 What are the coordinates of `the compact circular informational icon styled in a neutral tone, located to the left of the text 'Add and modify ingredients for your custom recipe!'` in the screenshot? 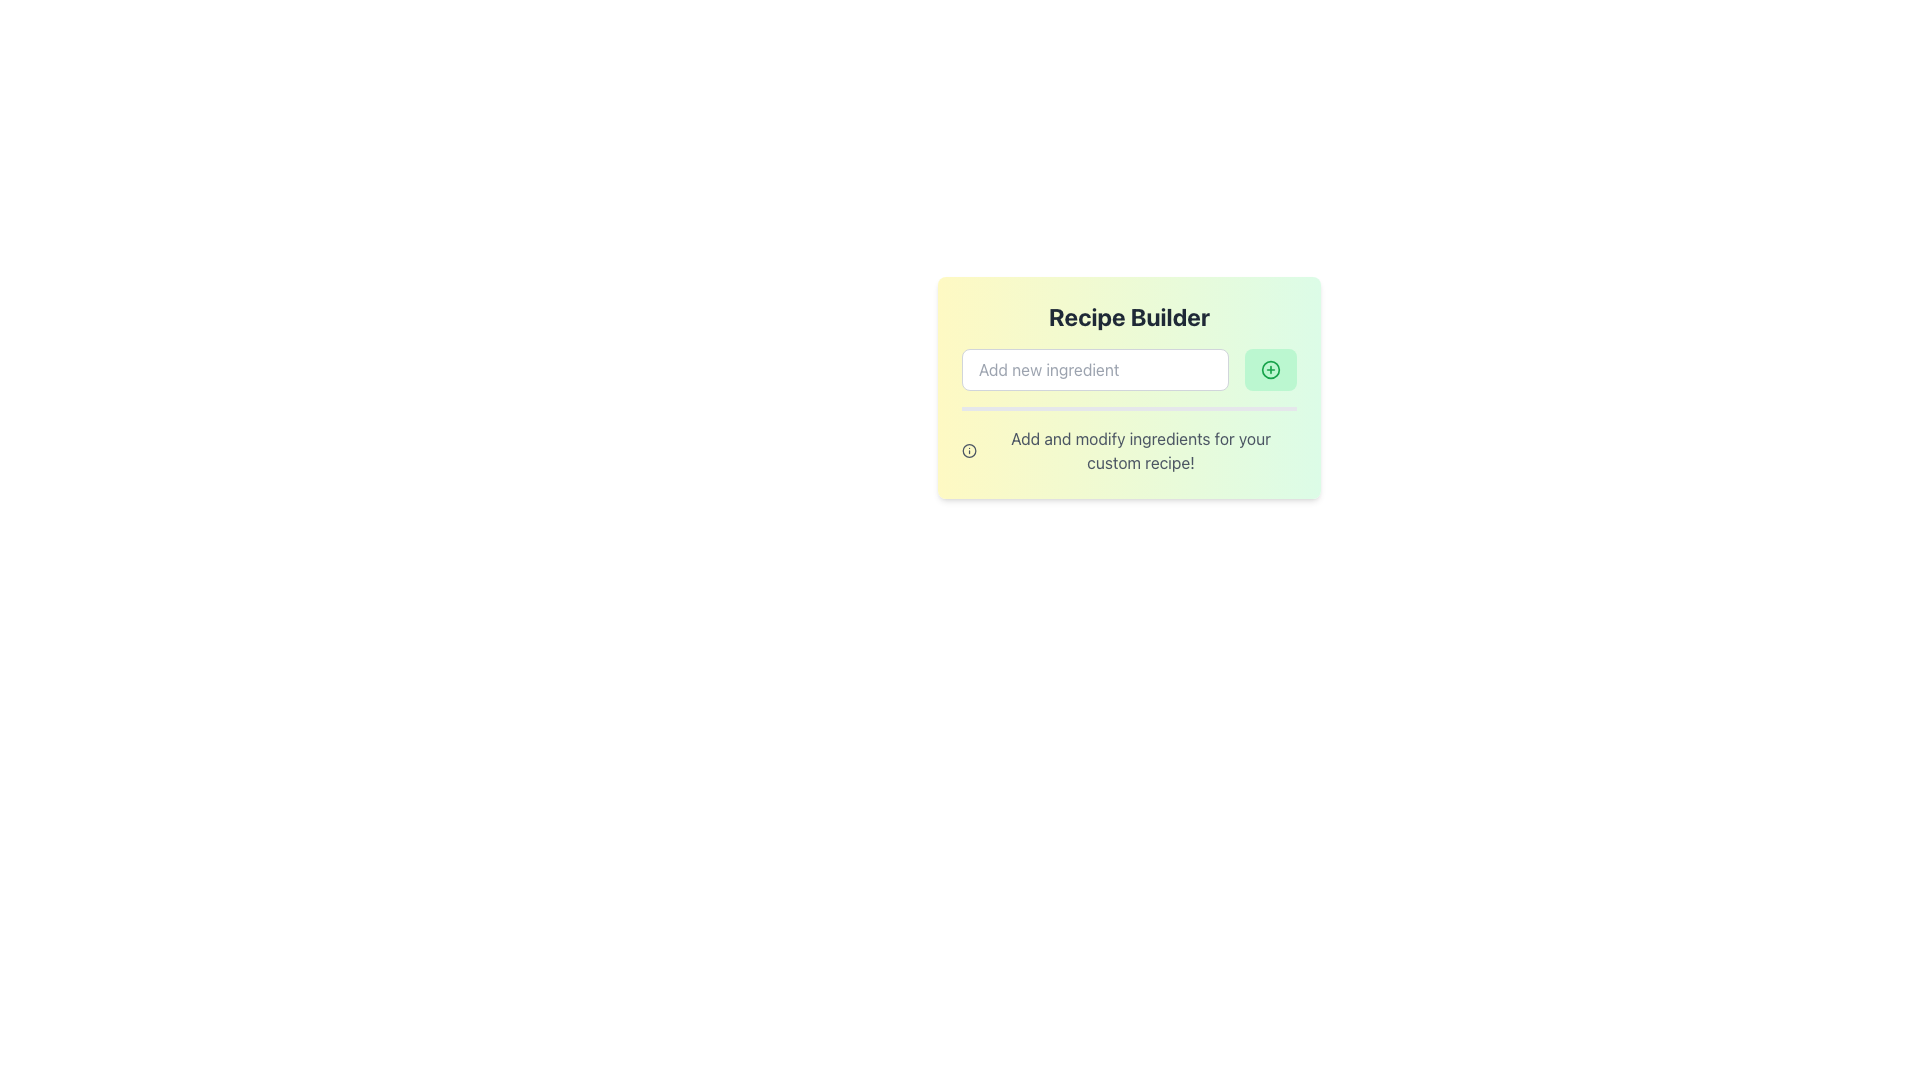 It's located at (969, 451).